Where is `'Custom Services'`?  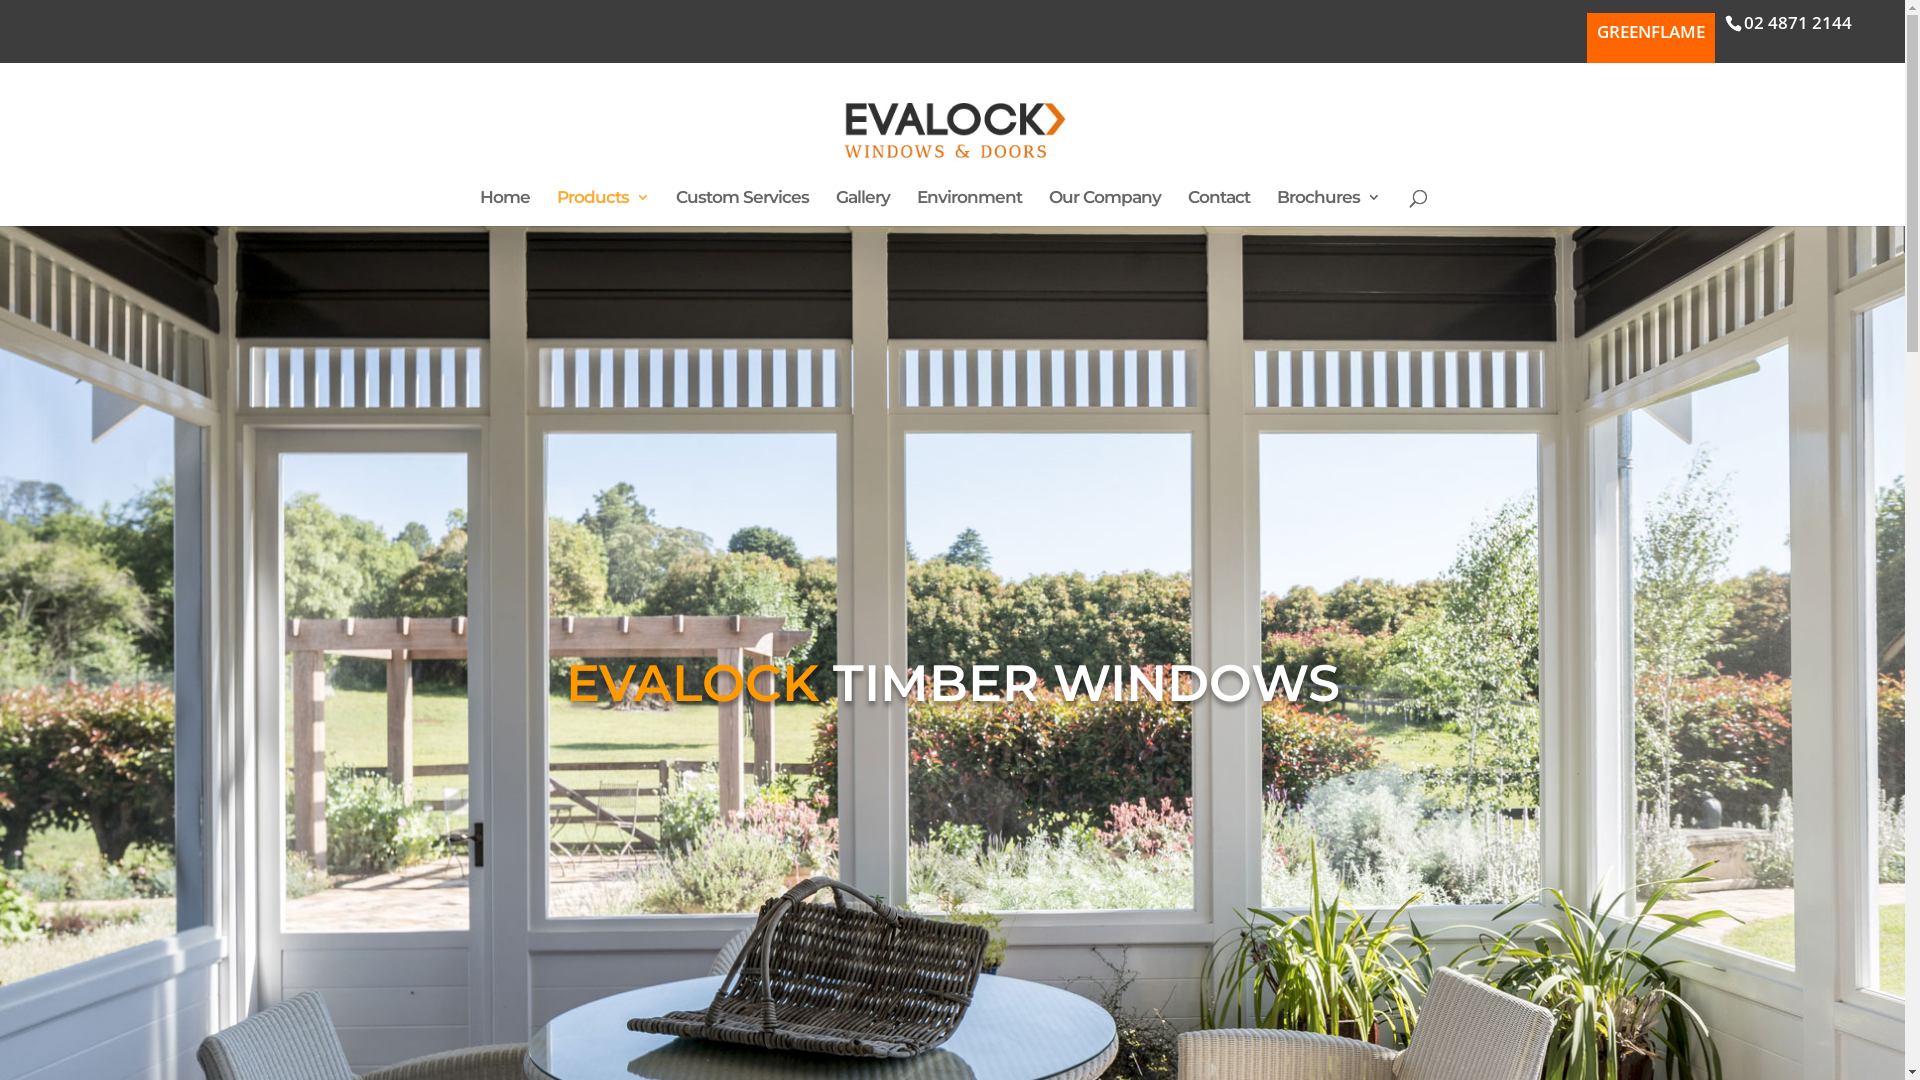 'Custom Services' is located at coordinates (741, 208).